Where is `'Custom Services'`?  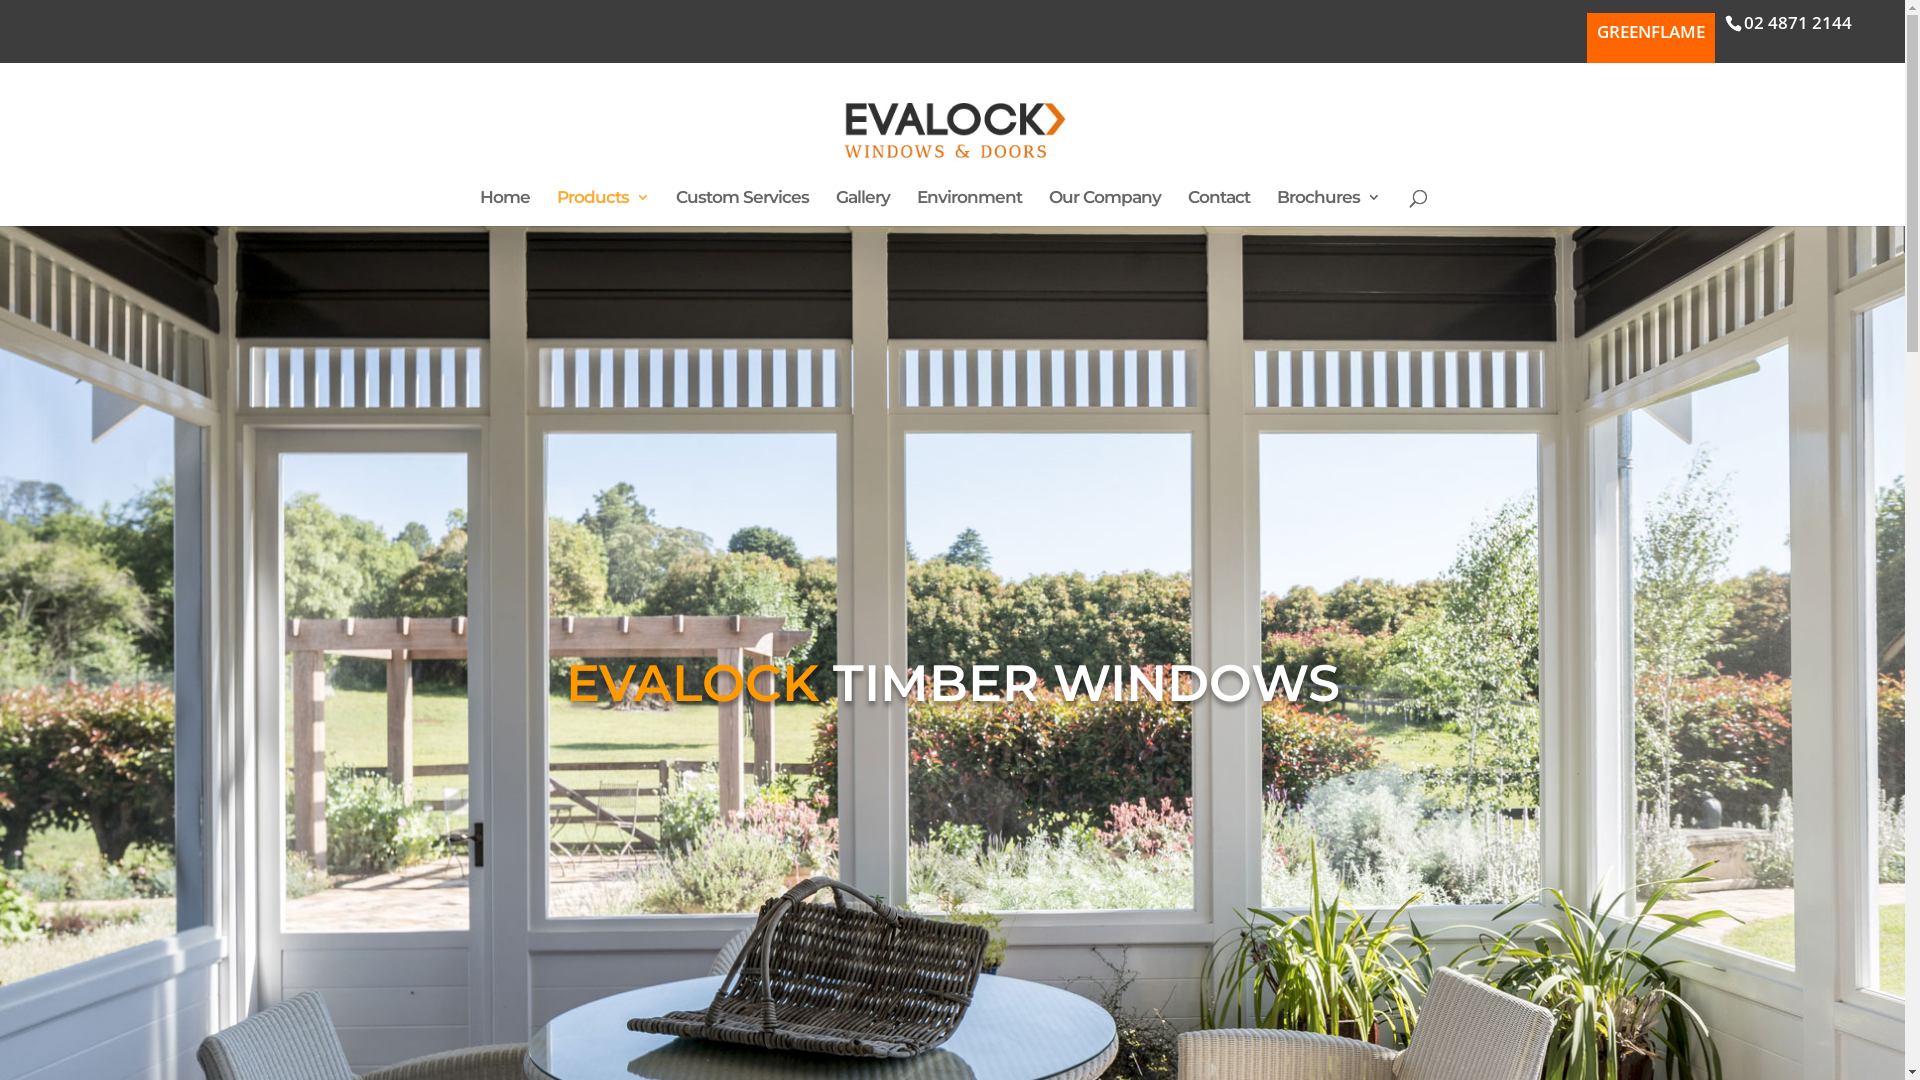 'Custom Services' is located at coordinates (741, 208).